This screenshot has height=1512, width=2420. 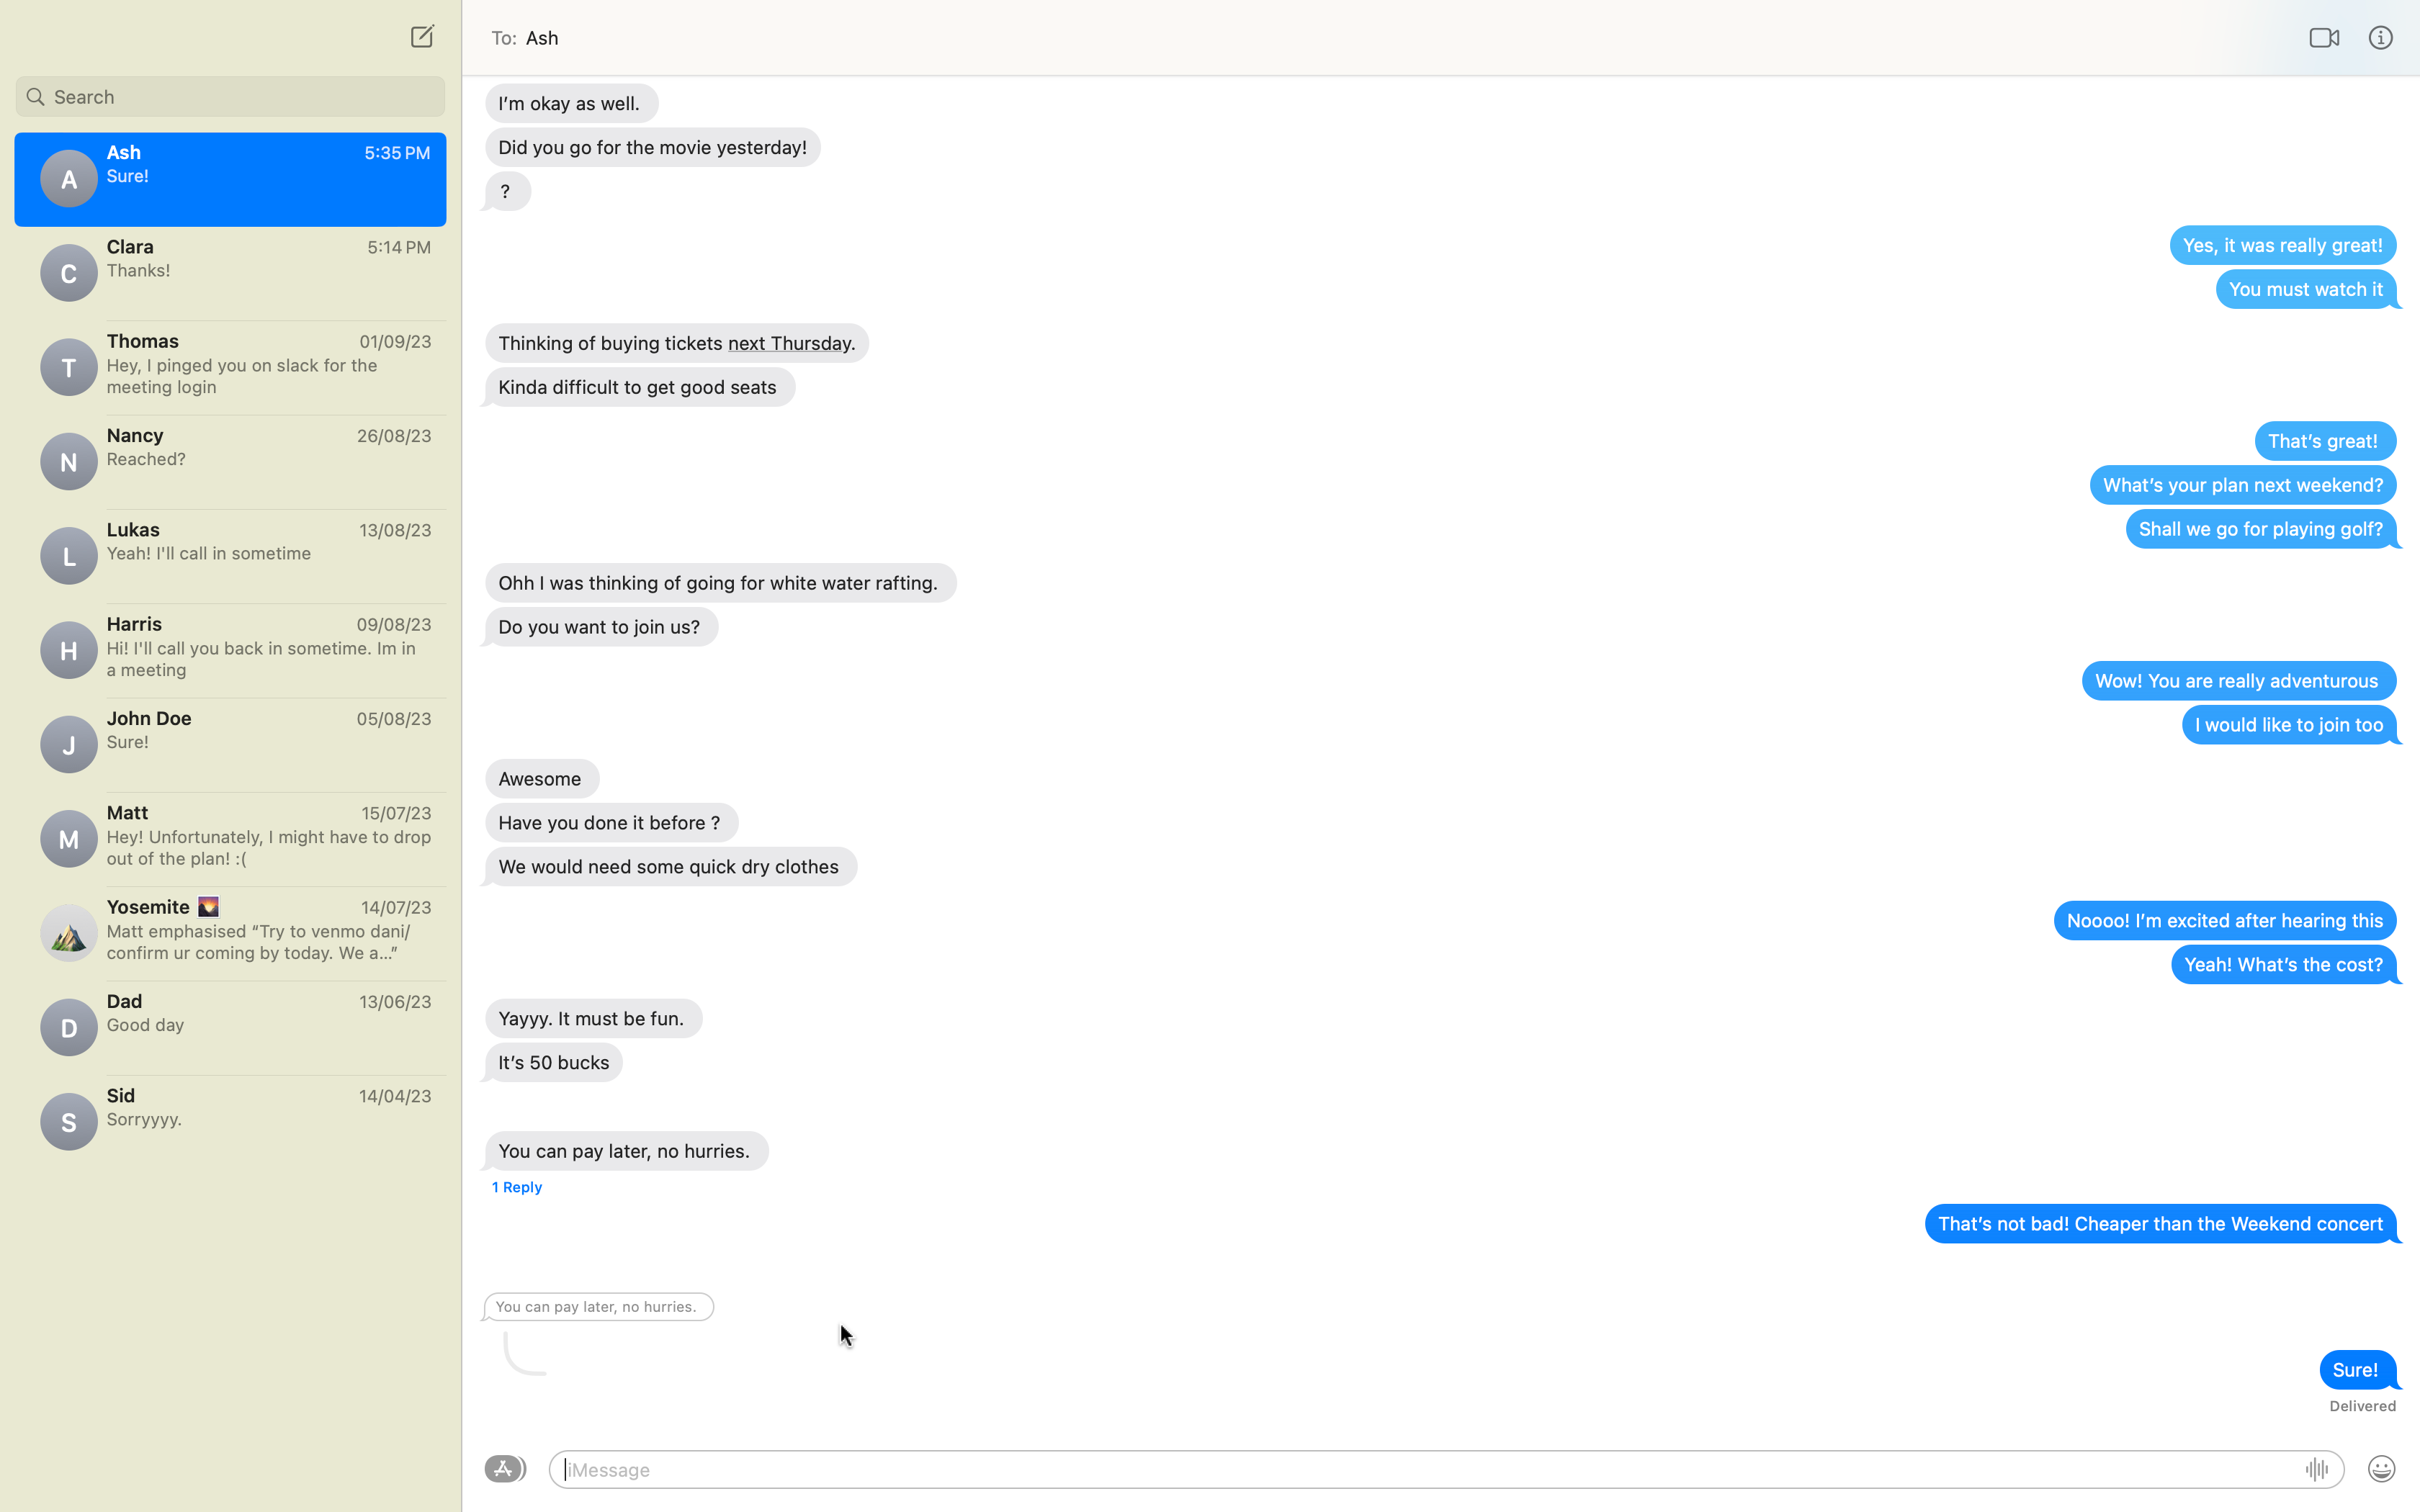 What do you see at coordinates (229, 271) in the screenshot?
I see `Compose a message to Clara stating "I watched the film and it was amazing!` at bounding box center [229, 271].